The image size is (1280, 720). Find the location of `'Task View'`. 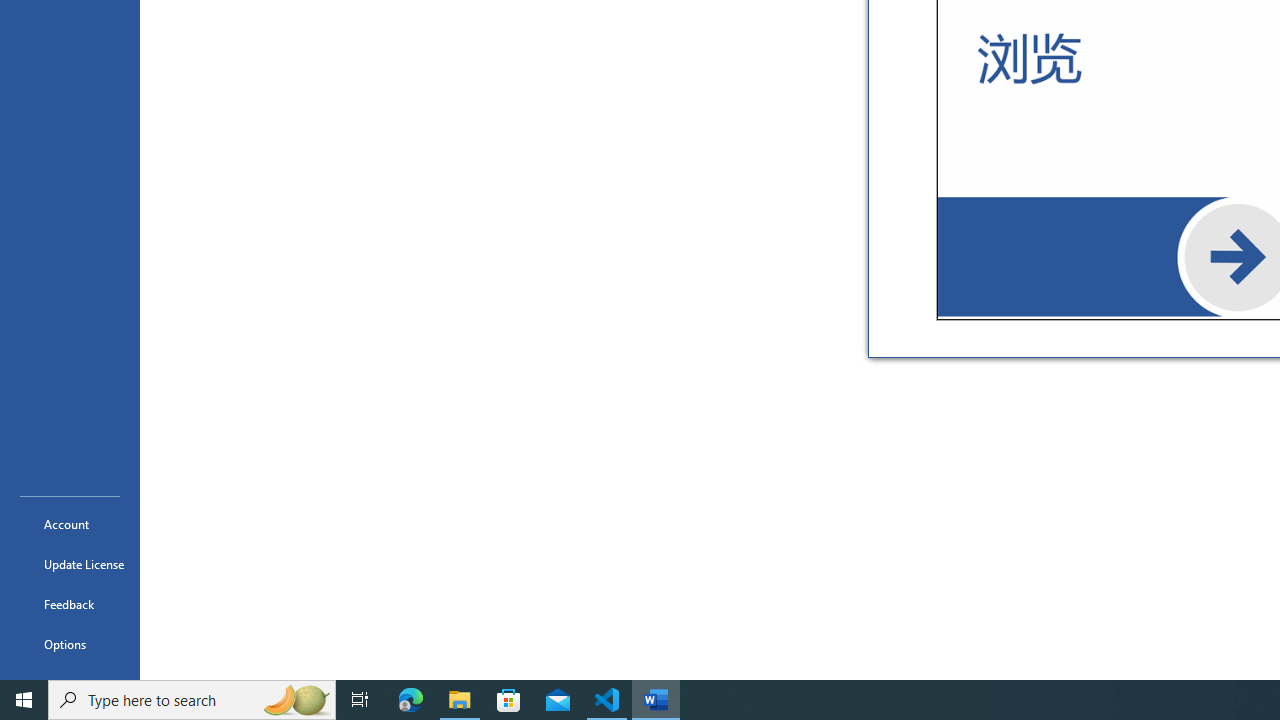

'Task View' is located at coordinates (359, 698).